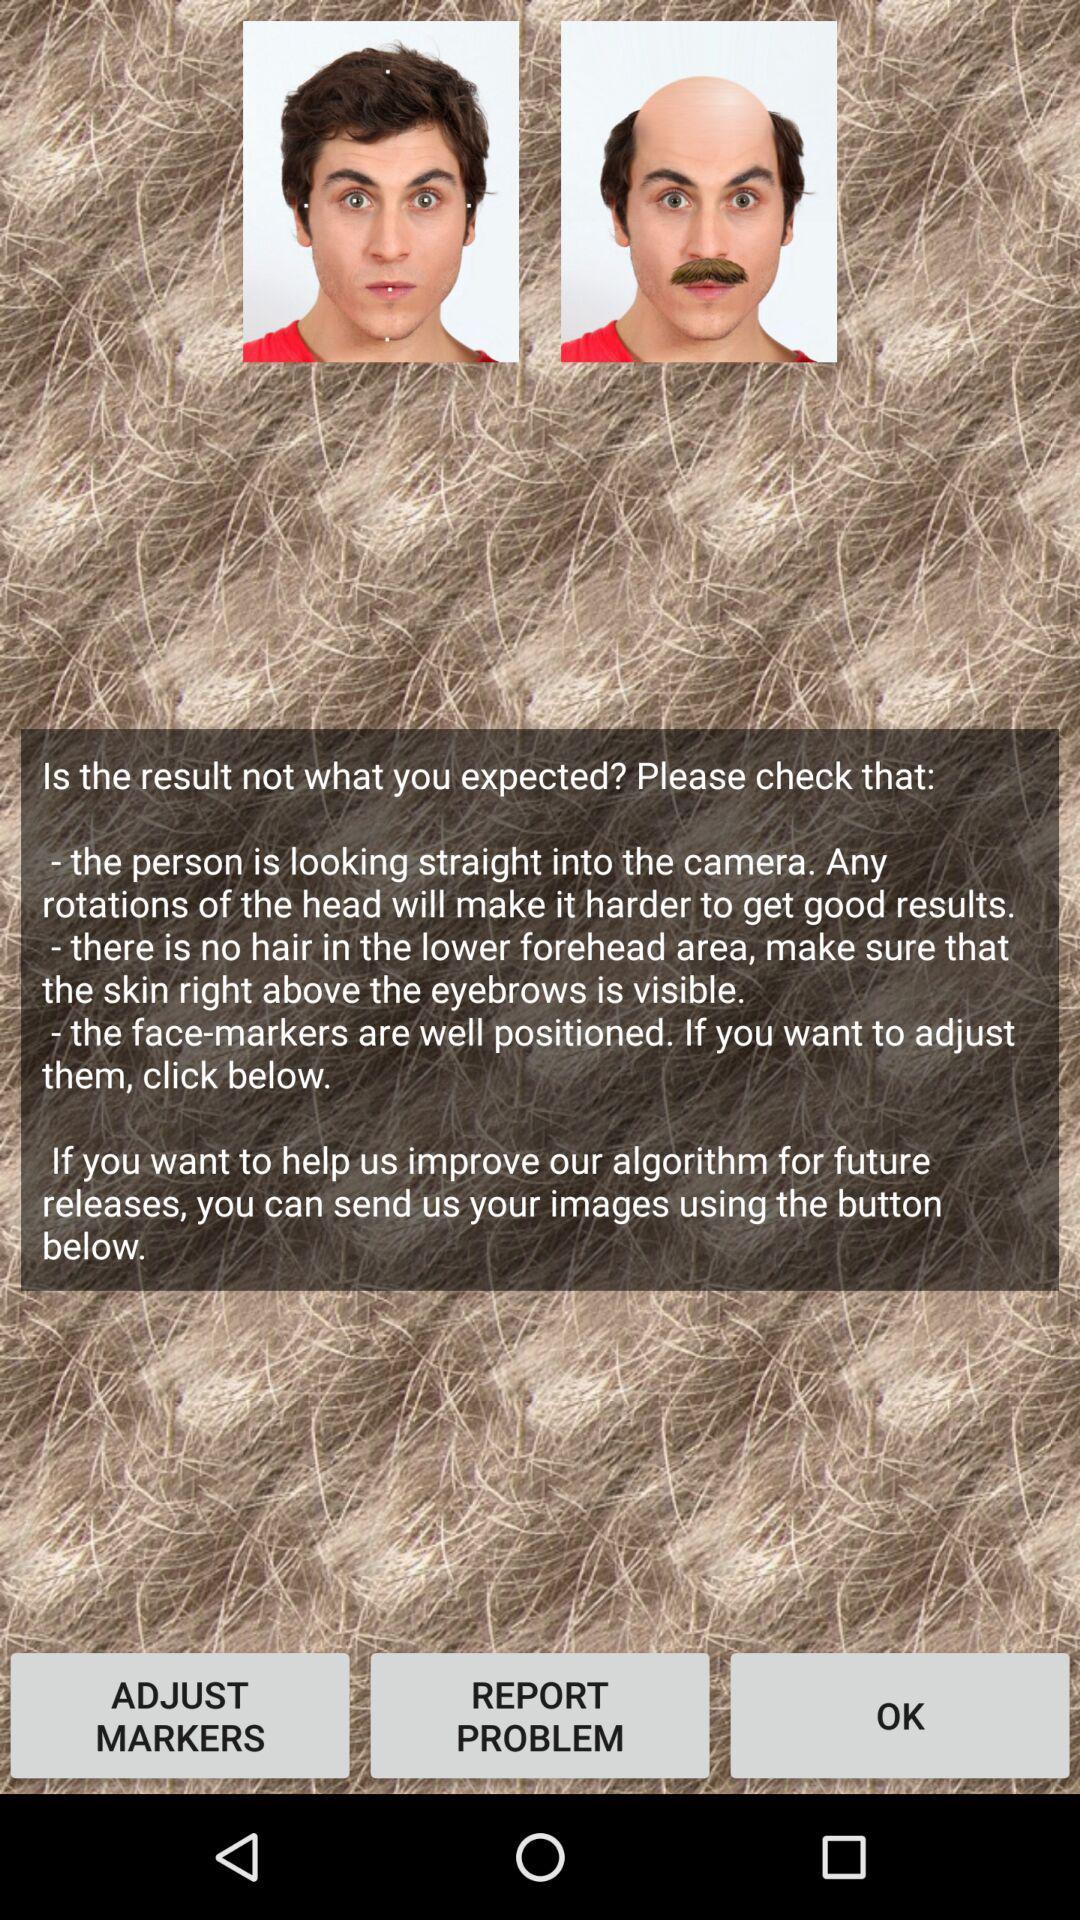 Image resolution: width=1080 pixels, height=1920 pixels. I want to click on icon below the is the result, so click(180, 1714).